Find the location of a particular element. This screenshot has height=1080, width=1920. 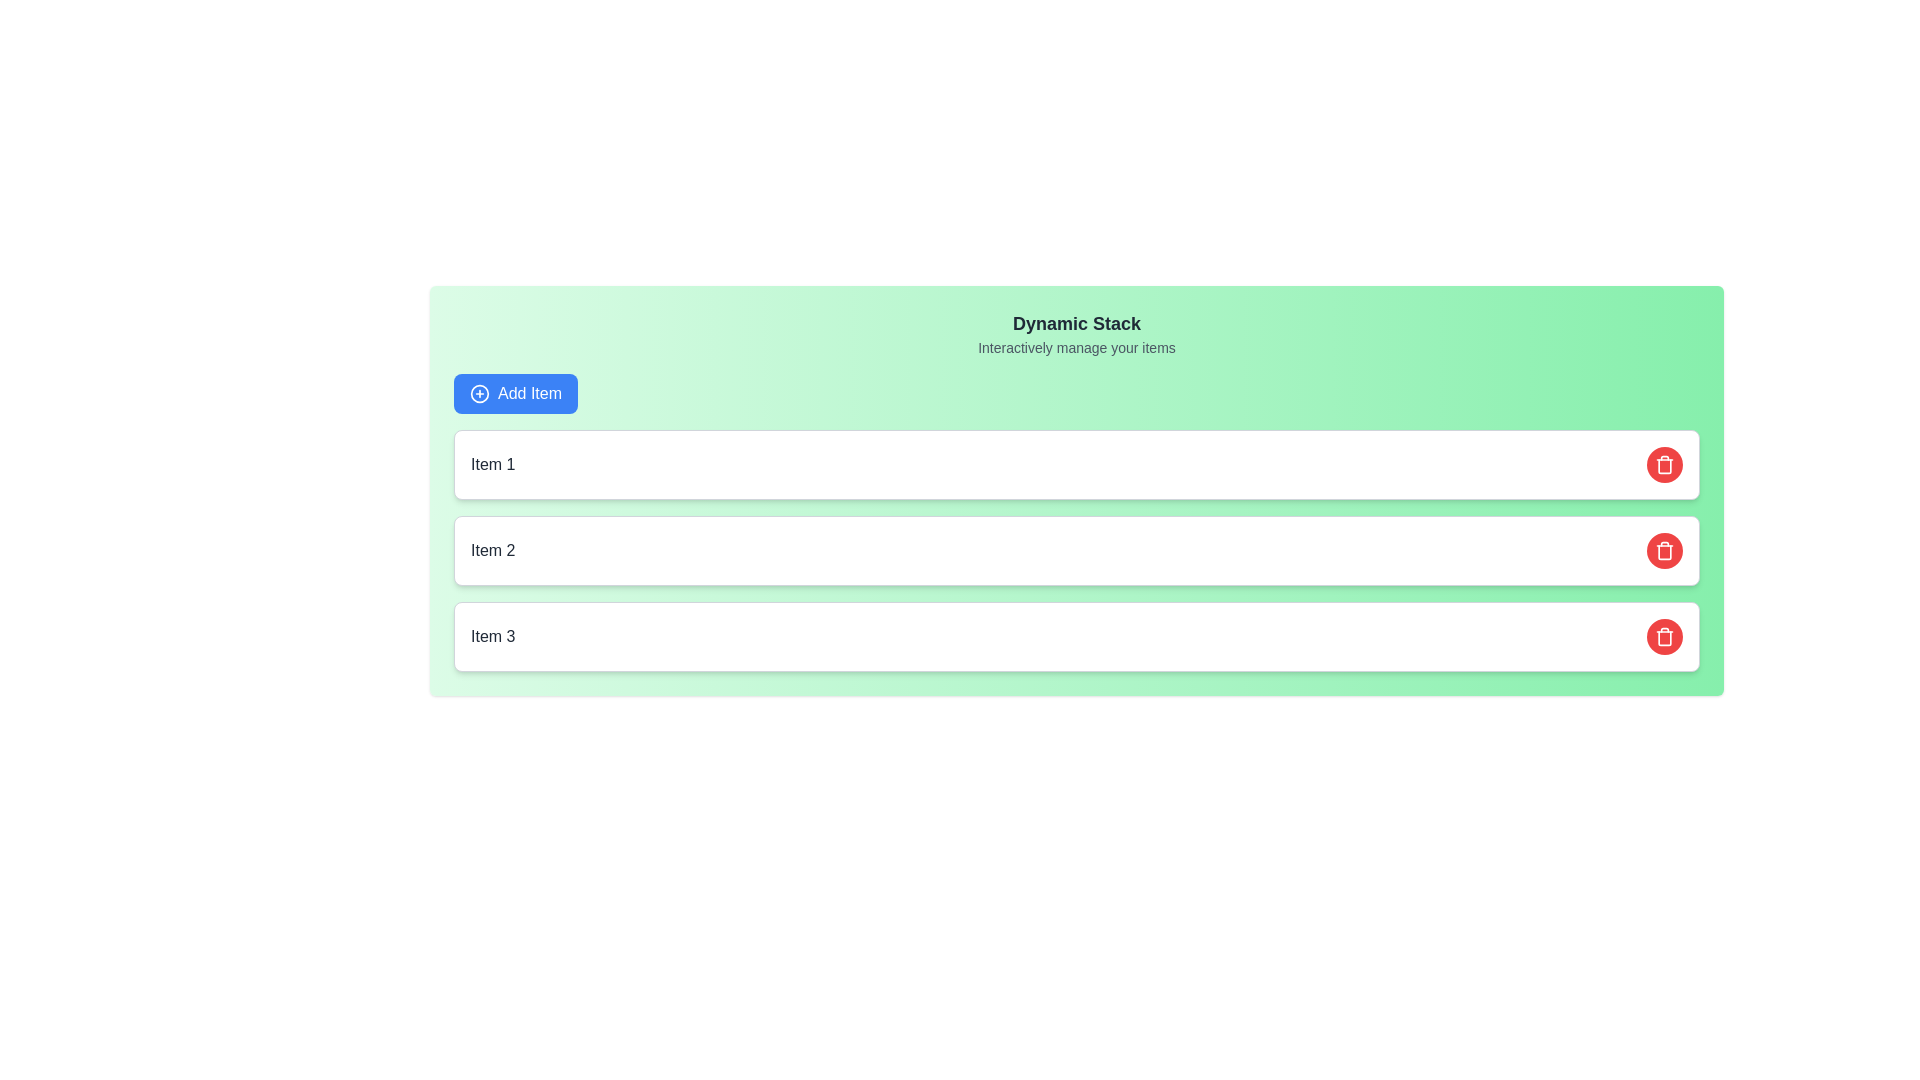

the button is located at coordinates (516, 393).